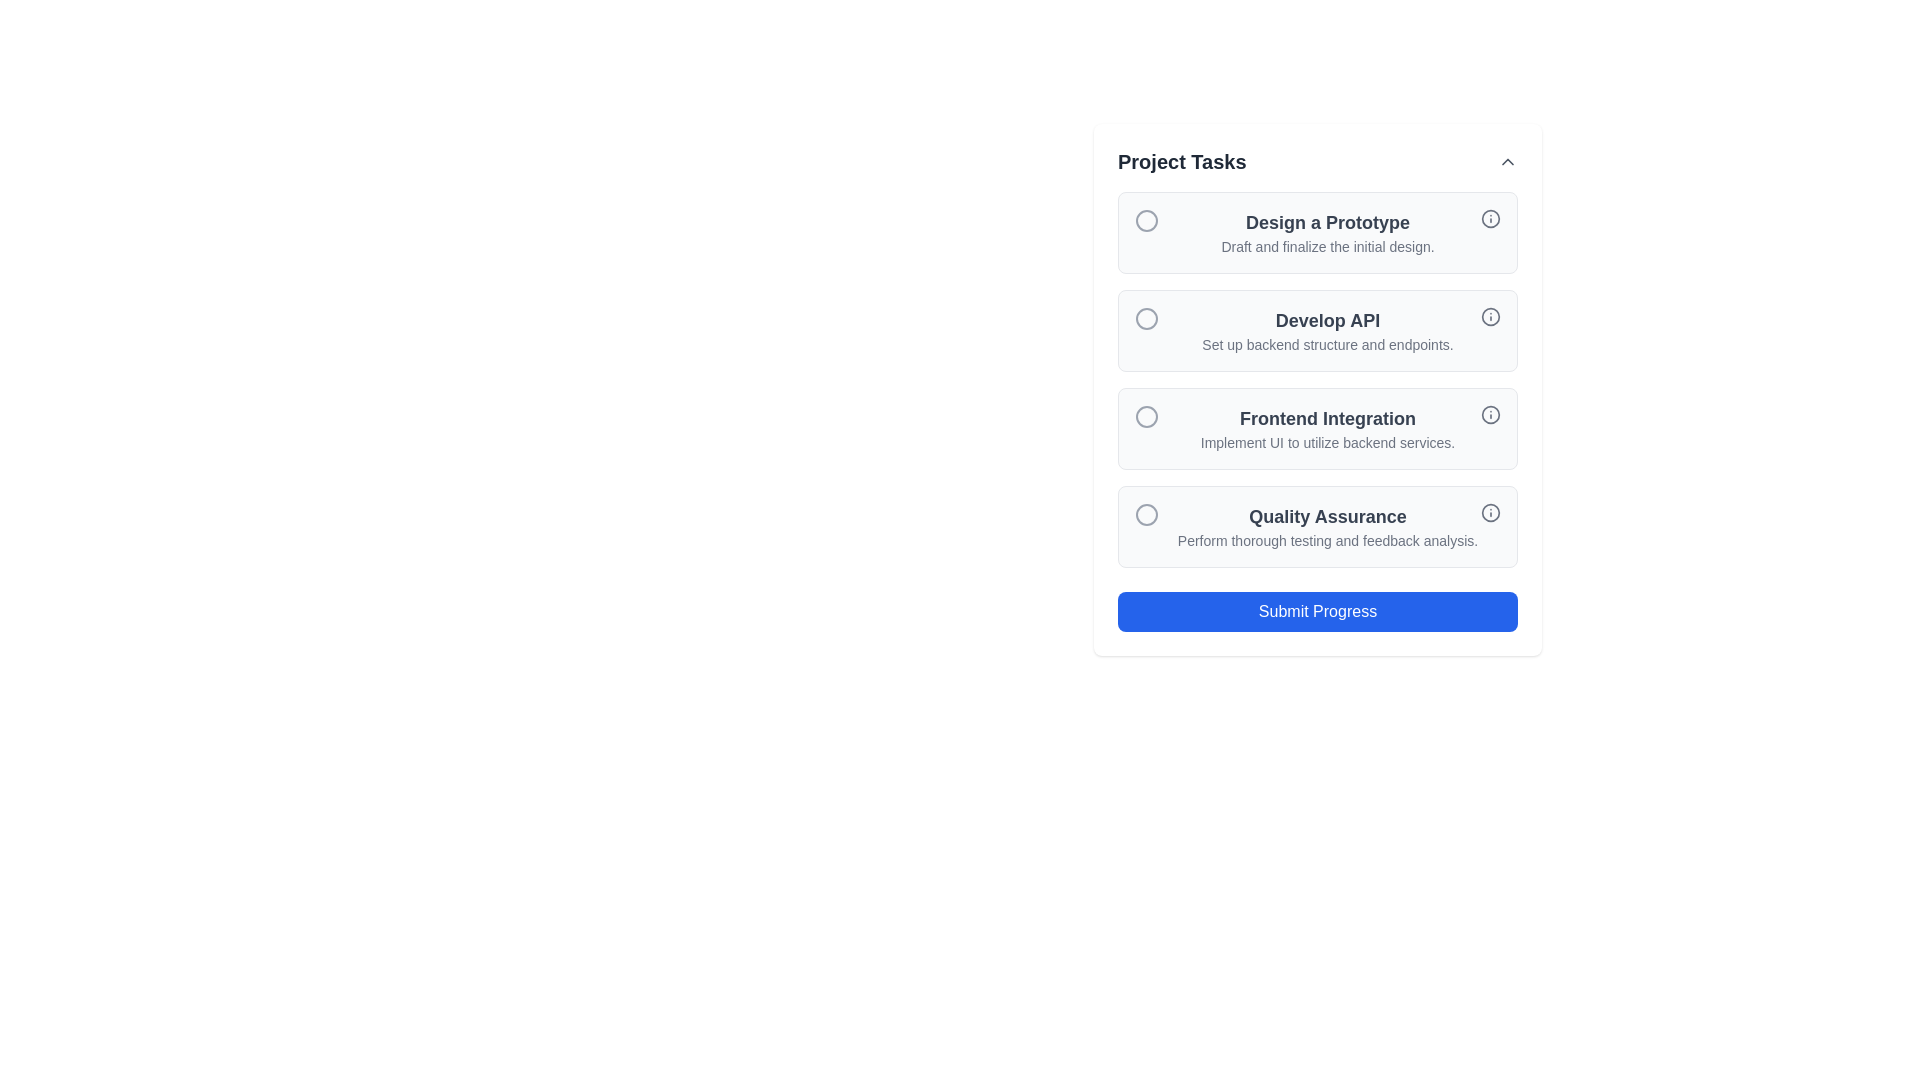 The image size is (1920, 1080). Describe the element at coordinates (1318, 389) in the screenshot. I see `the checkbox of the 'Frontend Integration' task item located in the third position under the 'Project Tasks' title` at that location.